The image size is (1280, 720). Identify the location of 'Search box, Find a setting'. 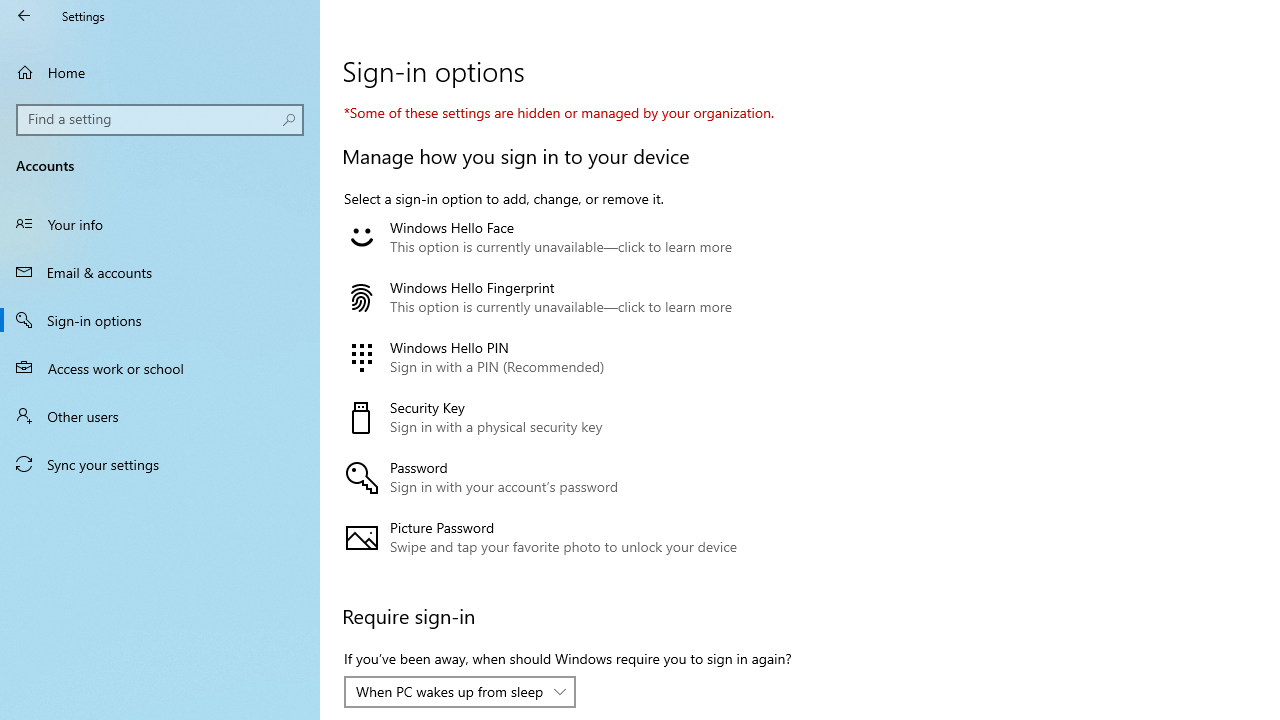
(160, 119).